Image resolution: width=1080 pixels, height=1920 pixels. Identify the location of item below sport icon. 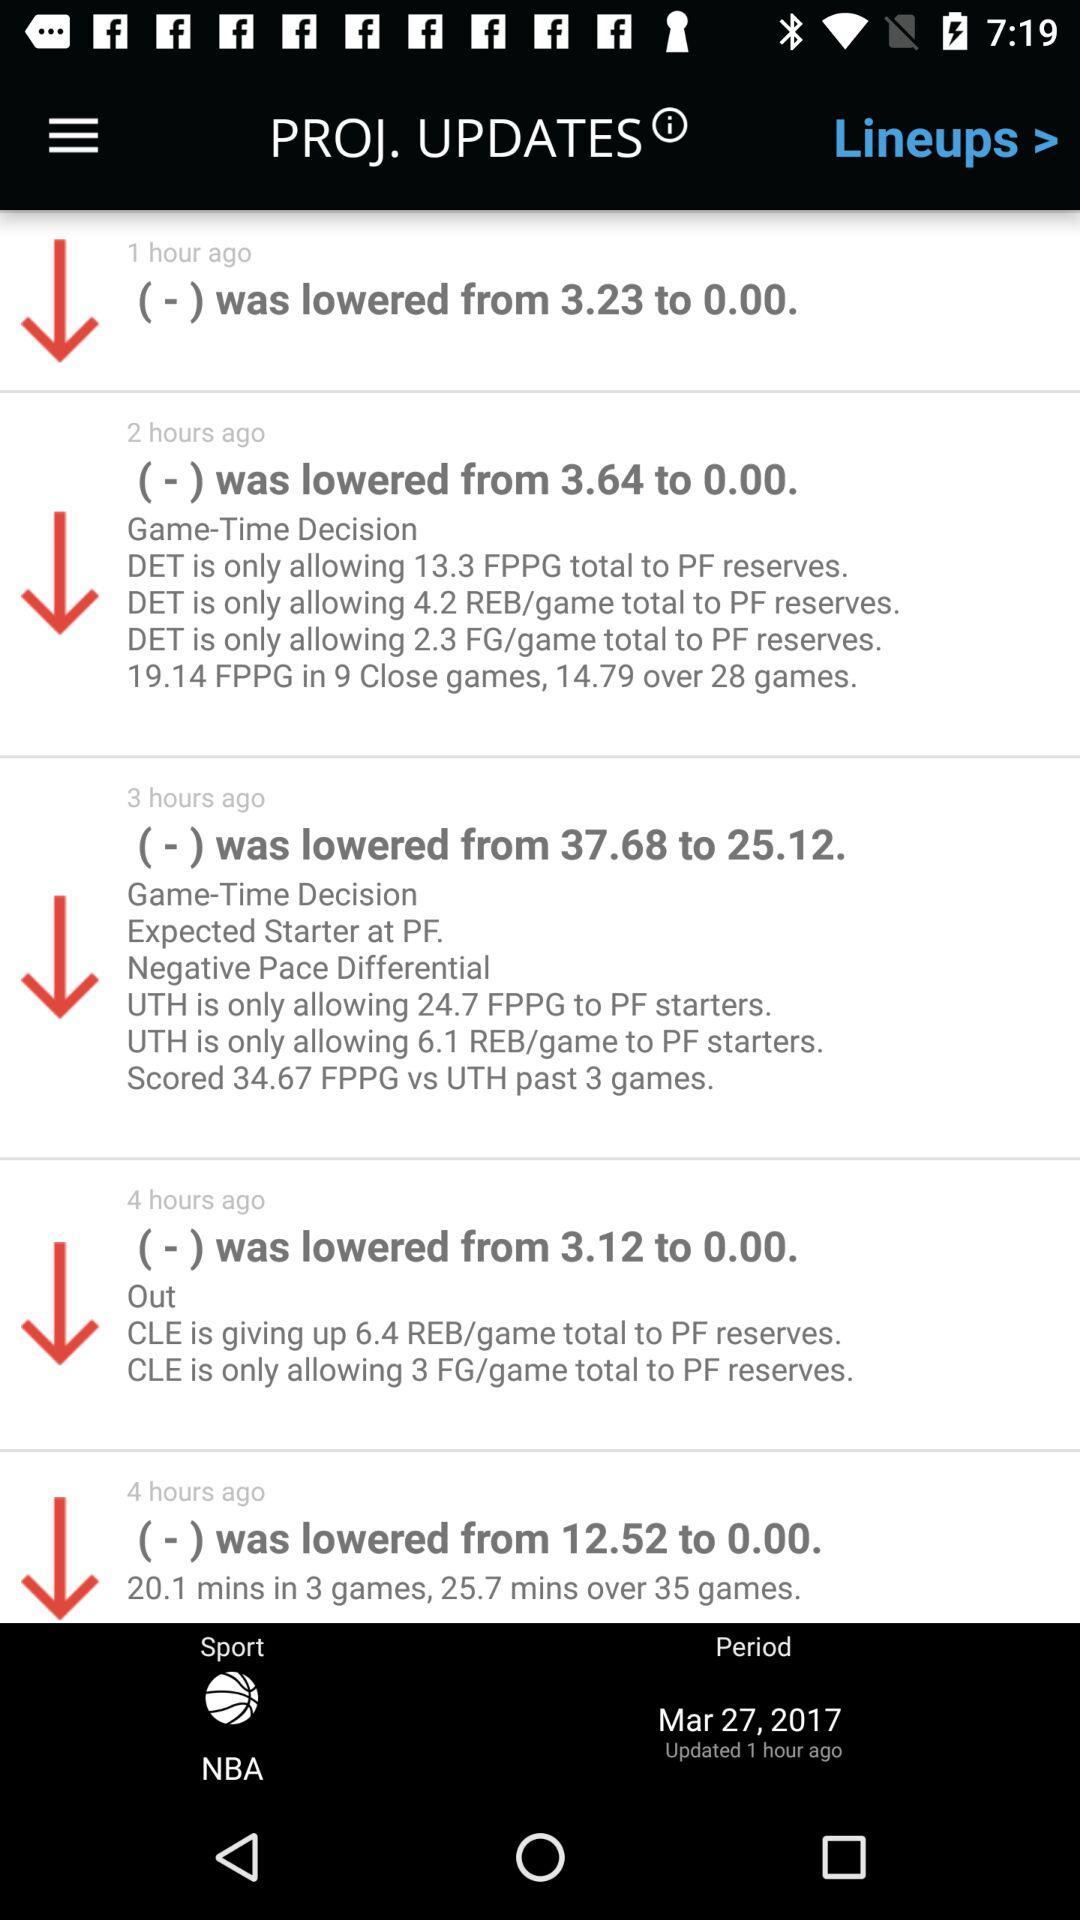
(753, 1729).